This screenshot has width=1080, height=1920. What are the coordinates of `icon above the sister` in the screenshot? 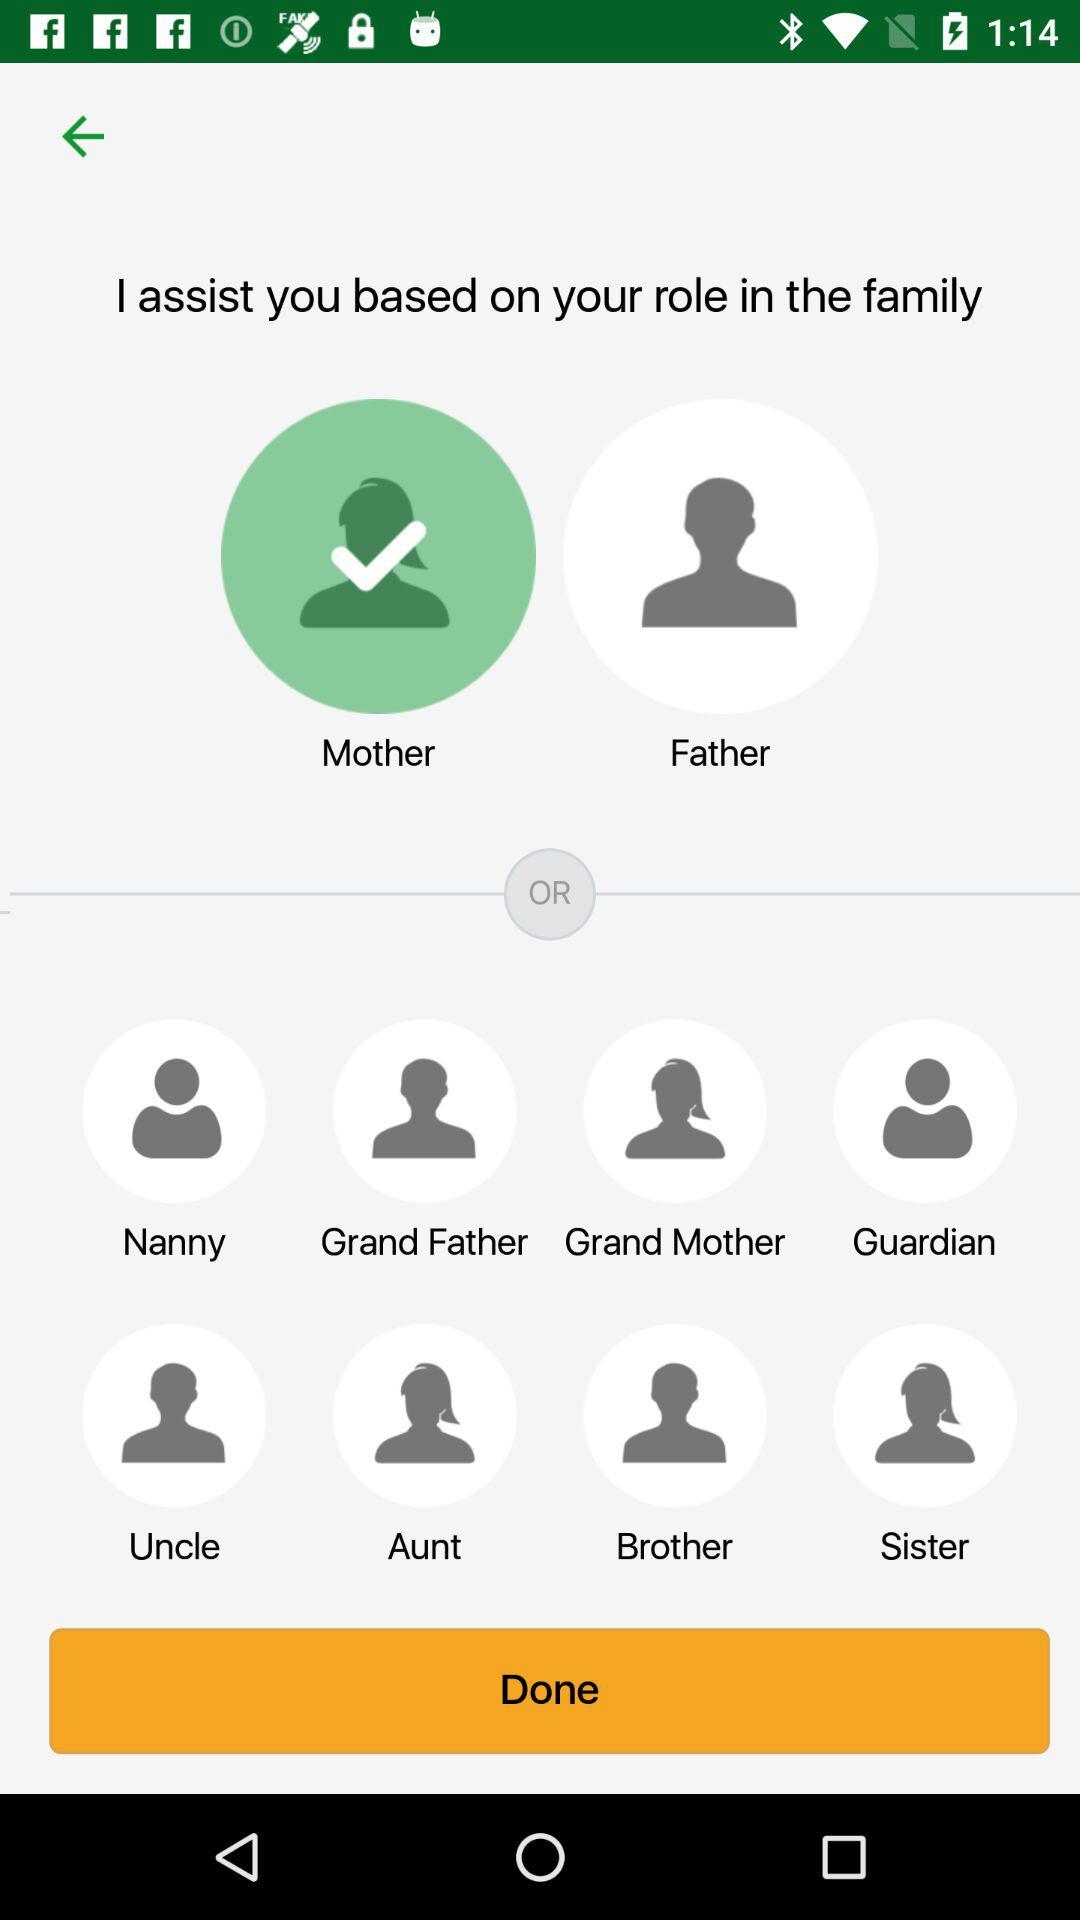 It's located at (915, 1414).